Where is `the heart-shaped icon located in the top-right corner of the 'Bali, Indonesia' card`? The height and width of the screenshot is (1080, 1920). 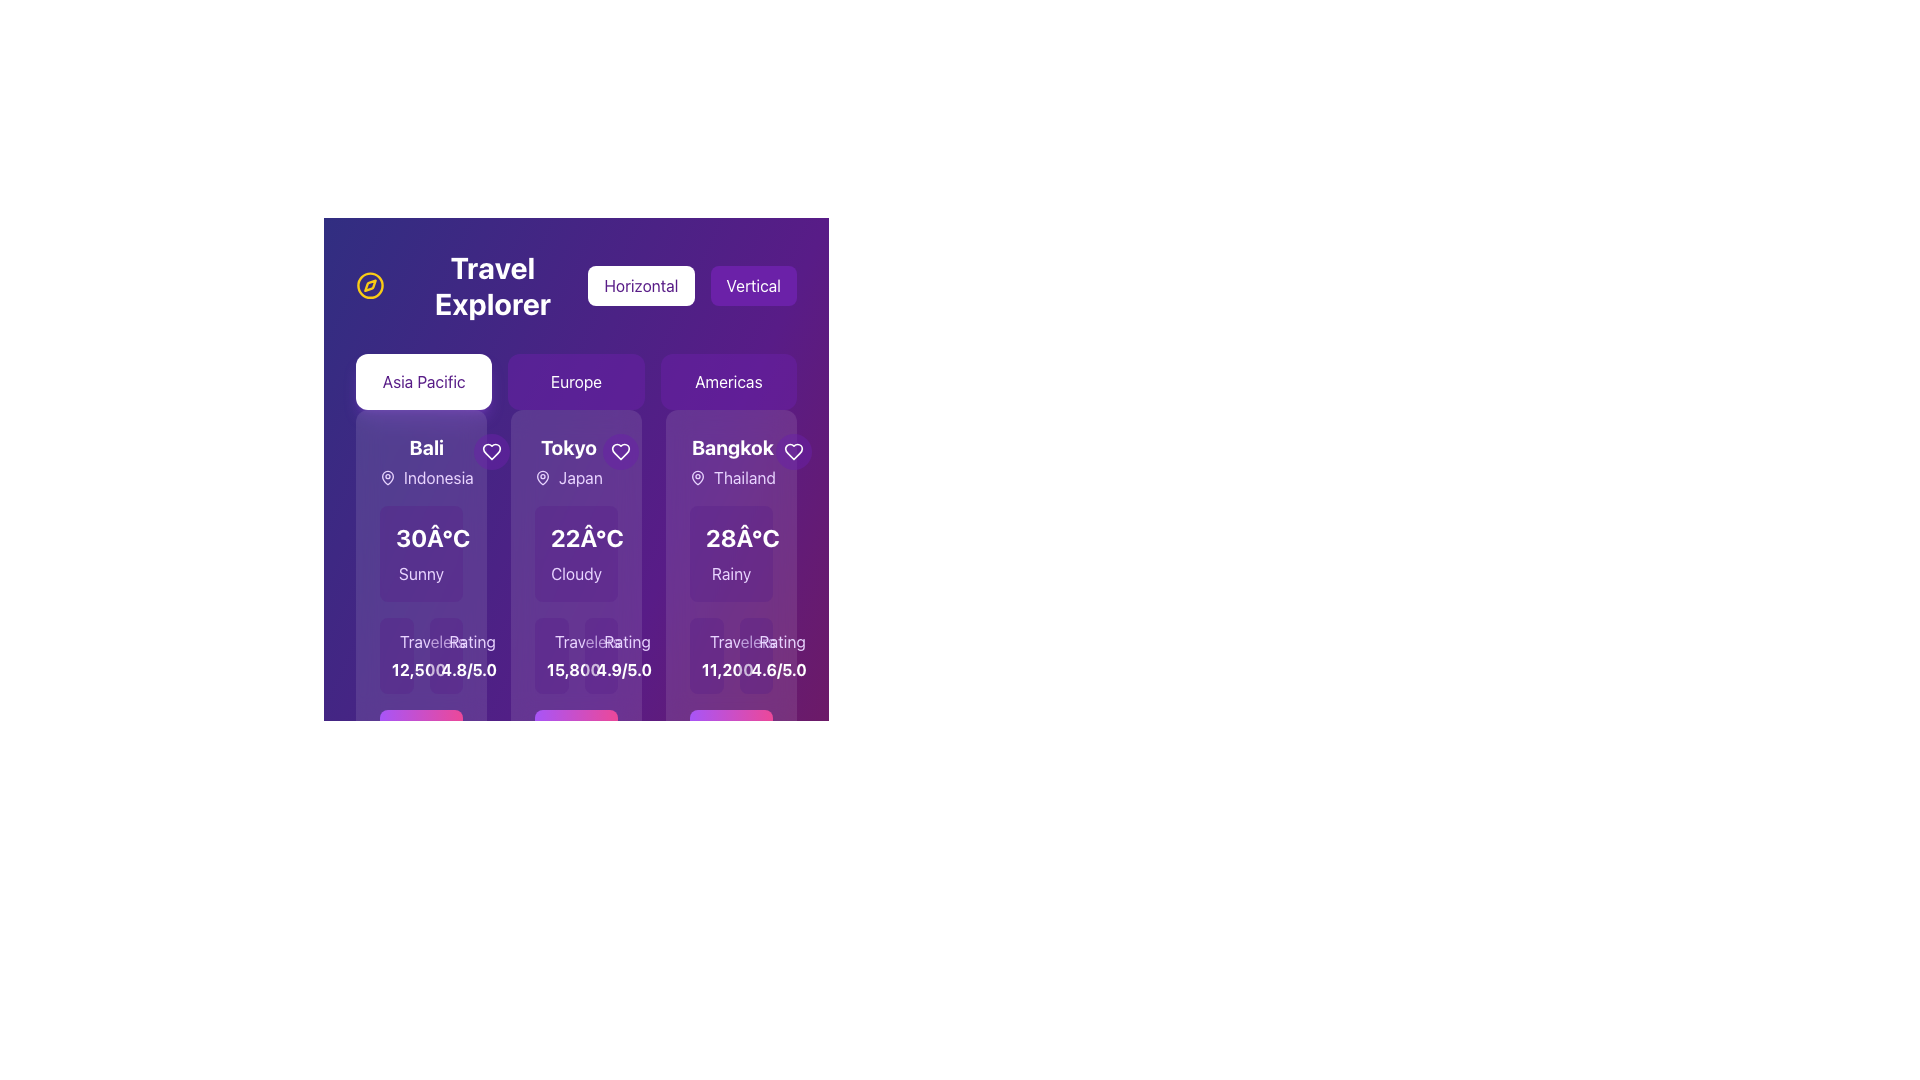
the heart-shaped icon located in the top-right corner of the 'Bali, Indonesia' card is located at coordinates (491, 451).